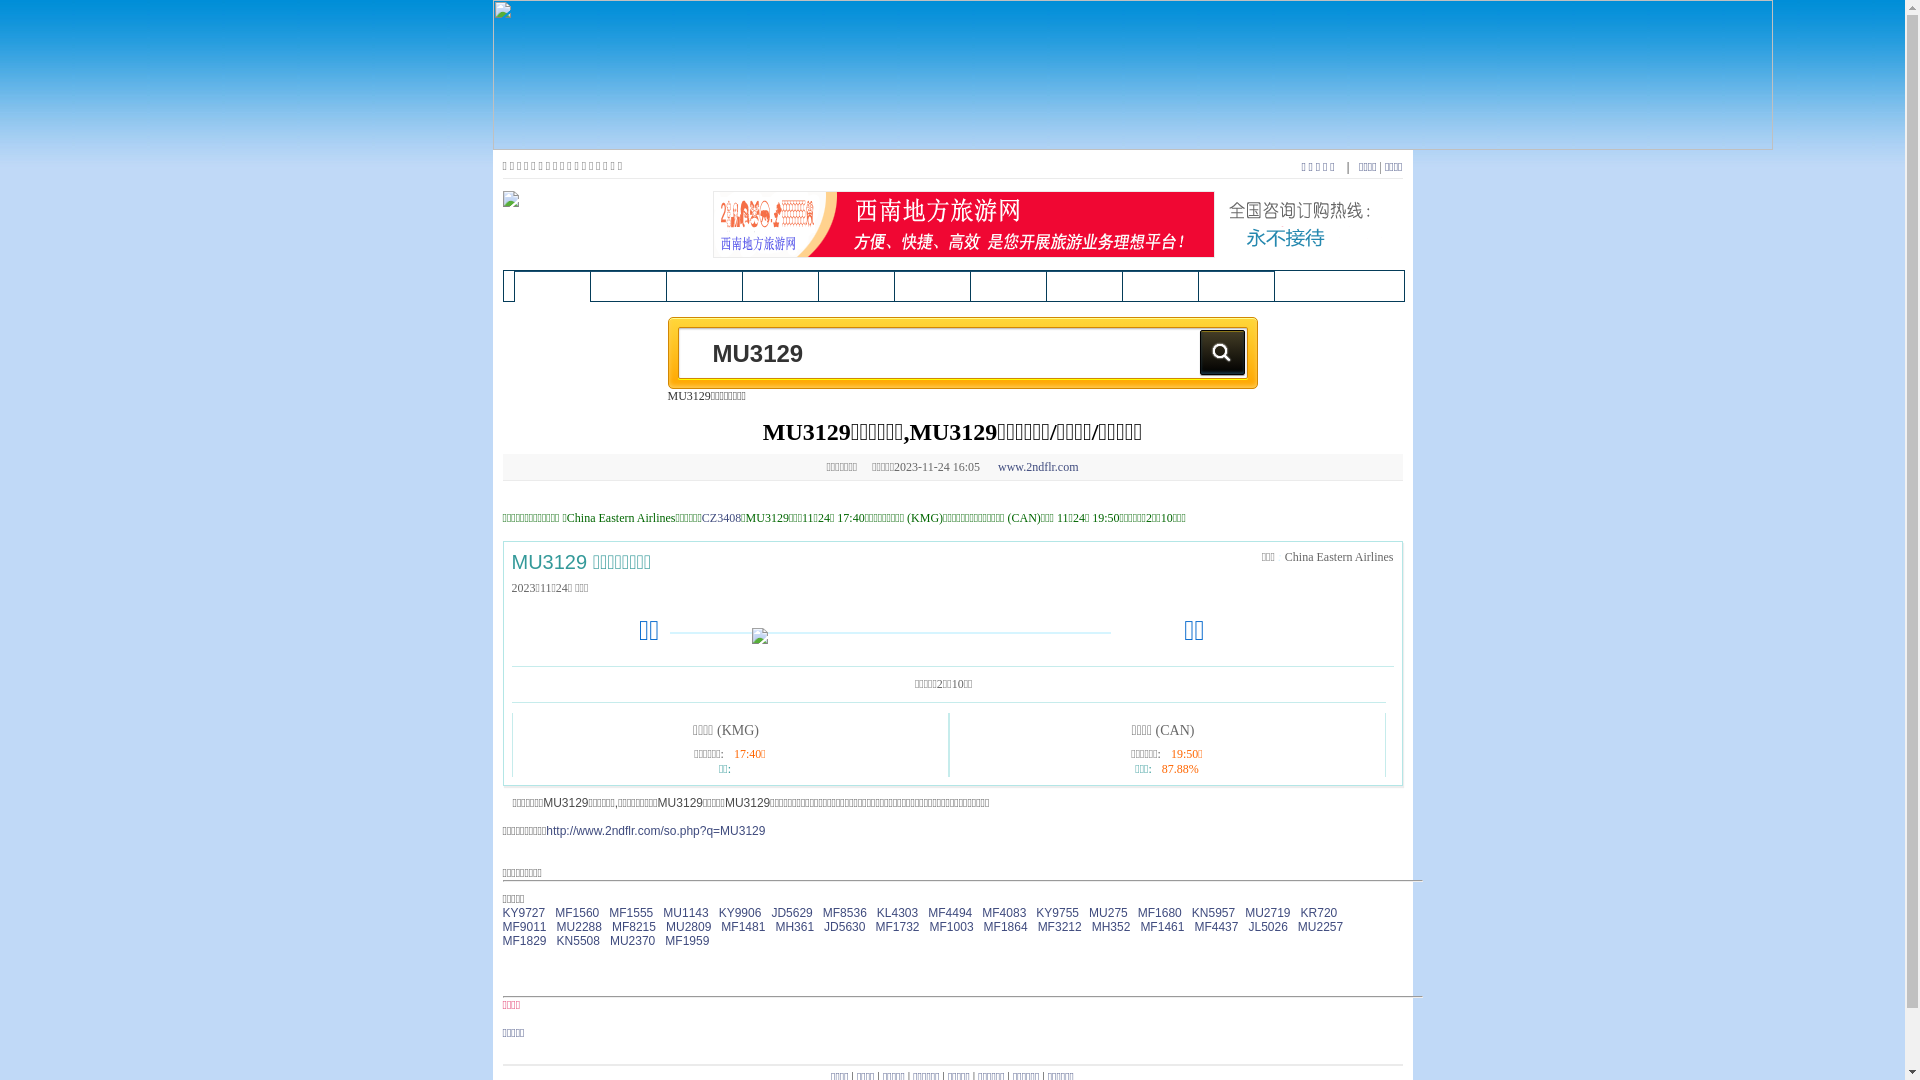 The width and height of the screenshot is (1920, 1080). What do you see at coordinates (631, 941) in the screenshot?
I see `'MU2370'` at bounding box center [631, 941].